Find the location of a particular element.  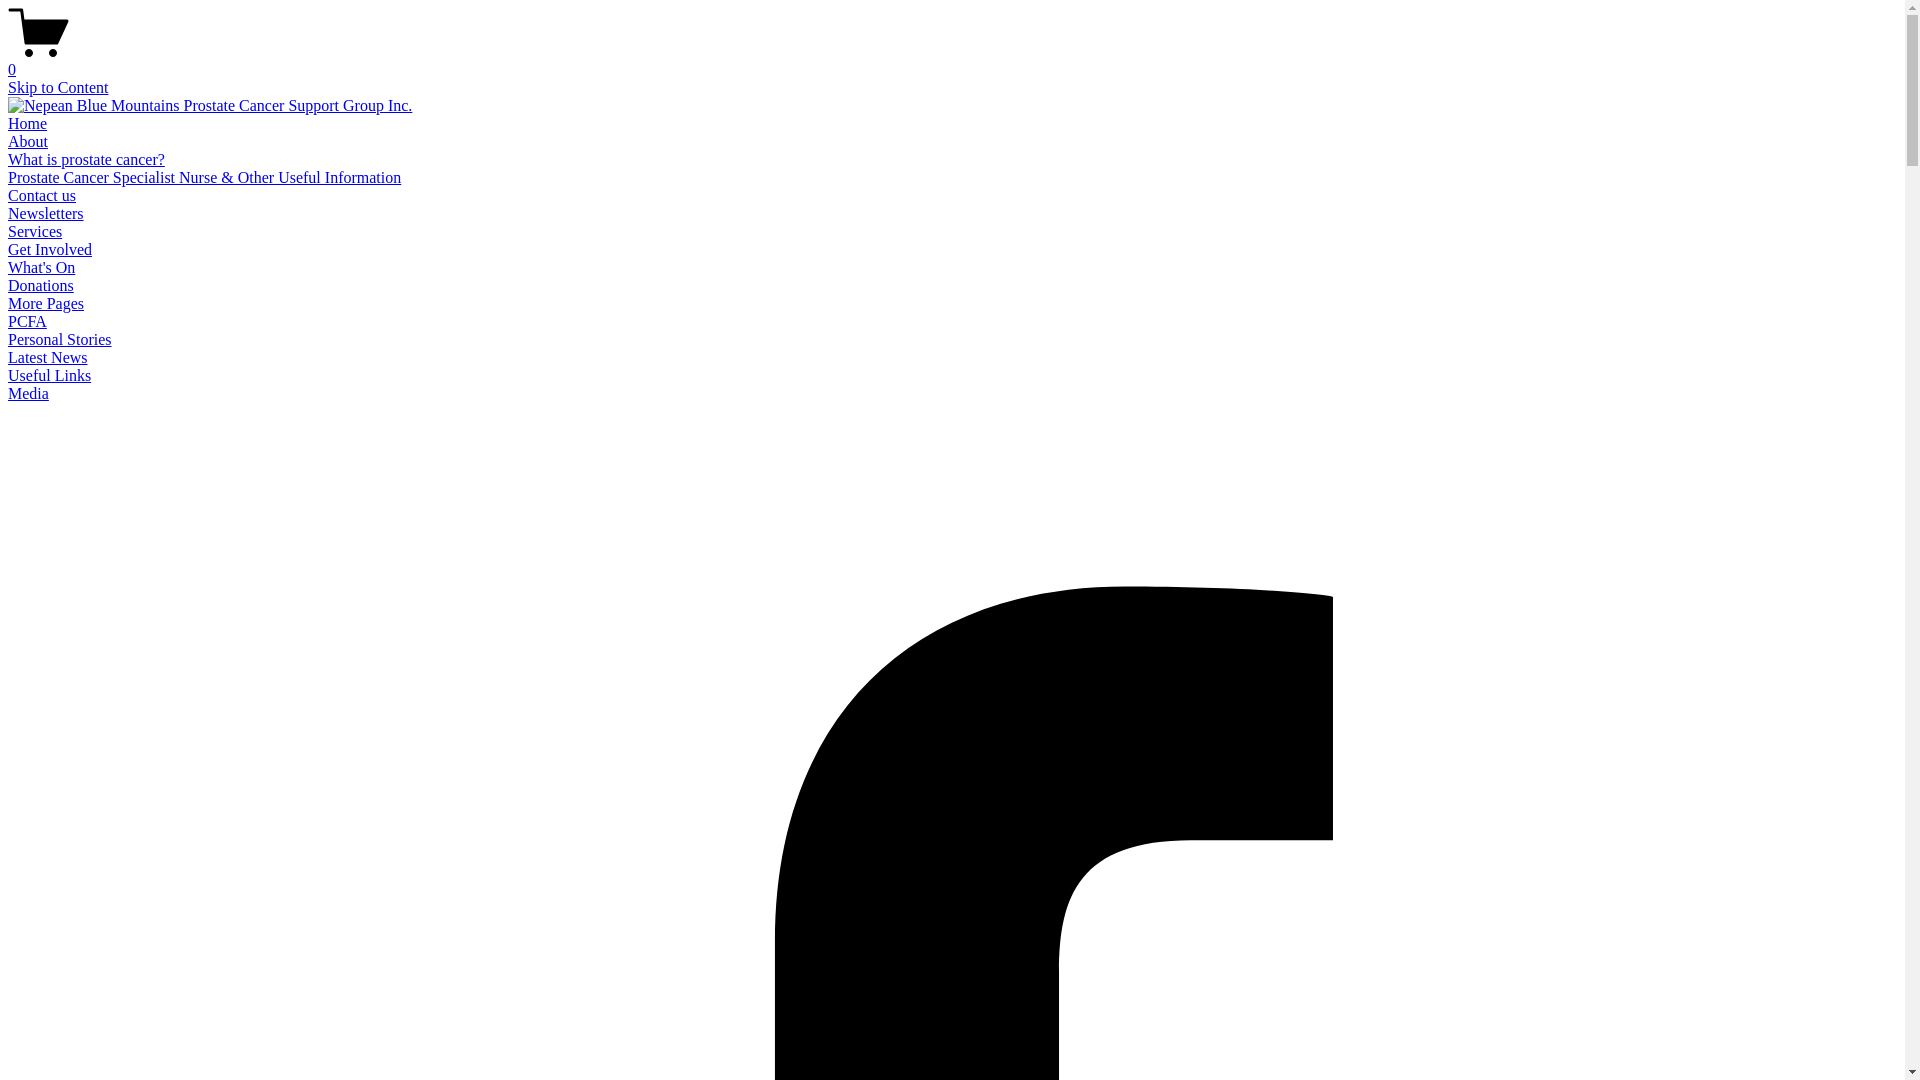

'Home' is located at coordinates (27, 123).